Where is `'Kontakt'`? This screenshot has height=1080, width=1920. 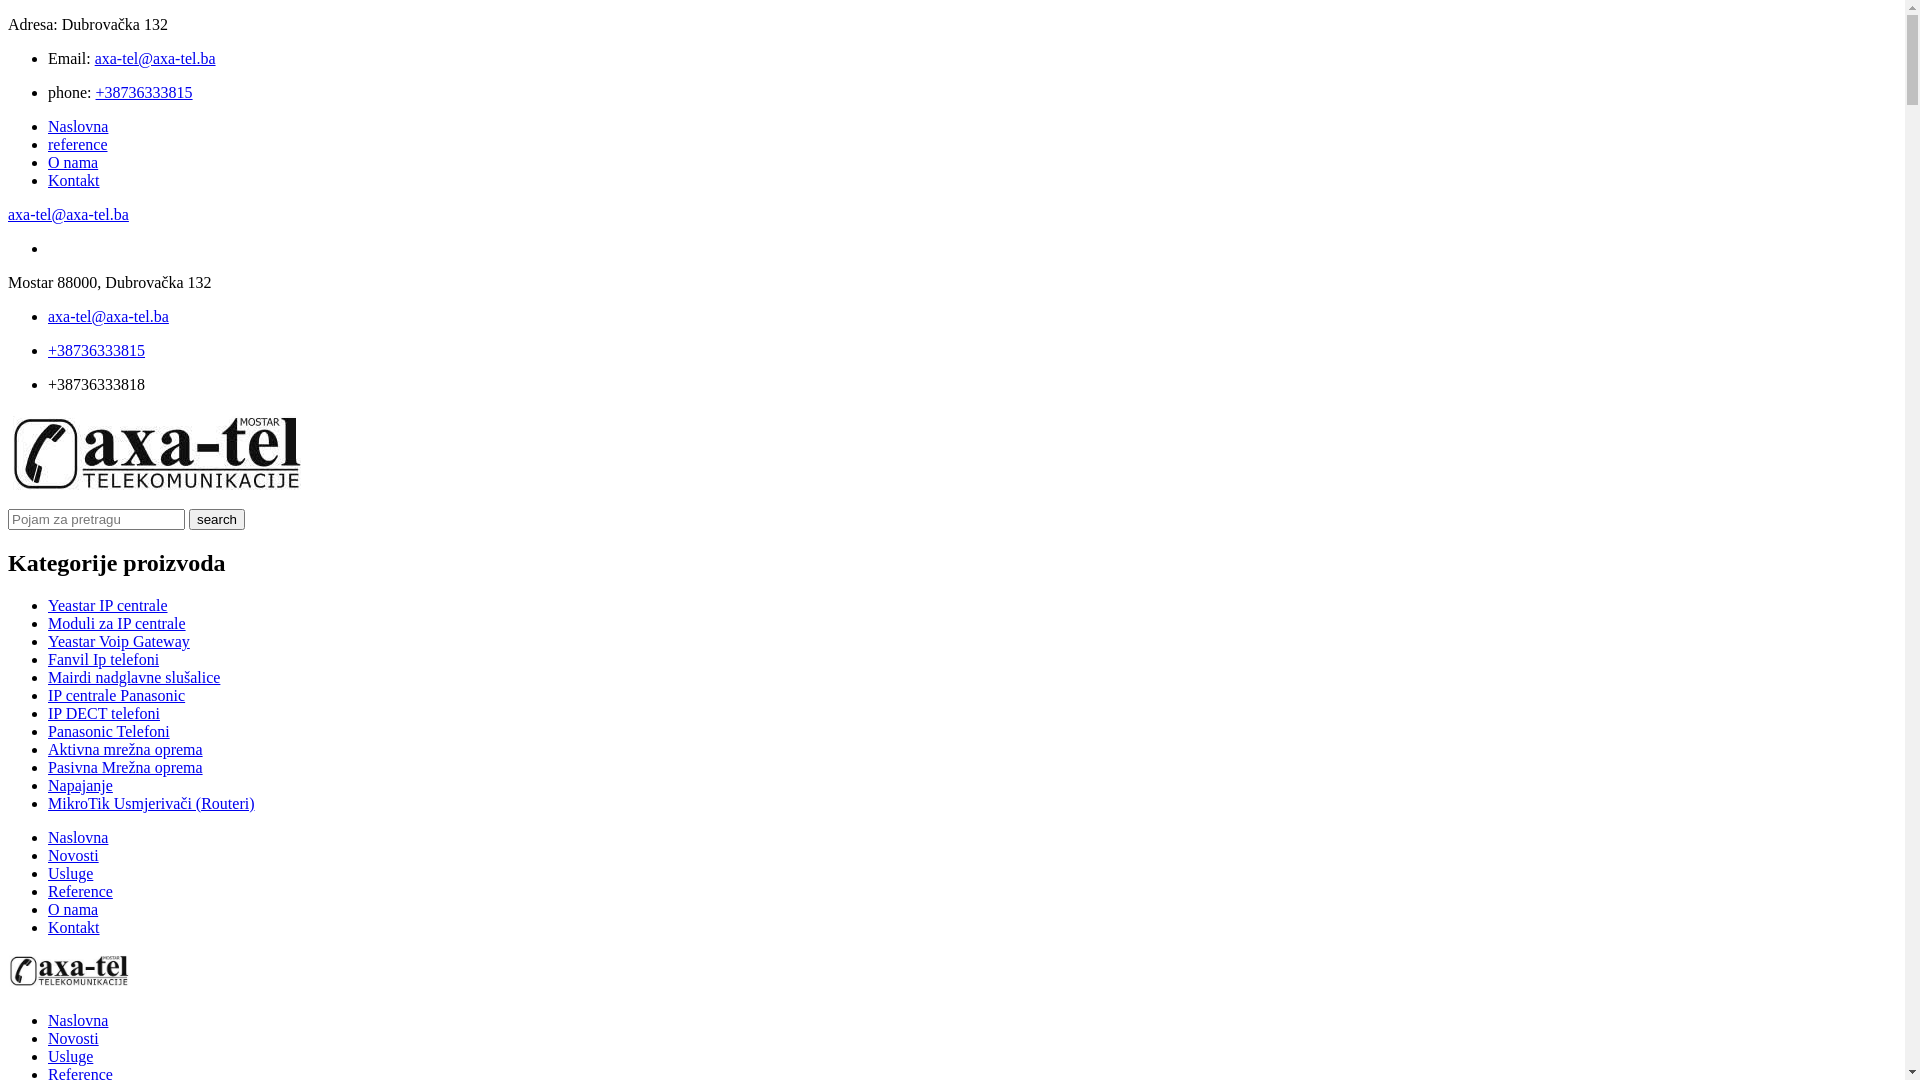
'Kontakt' is located at coordinates (73, 180).